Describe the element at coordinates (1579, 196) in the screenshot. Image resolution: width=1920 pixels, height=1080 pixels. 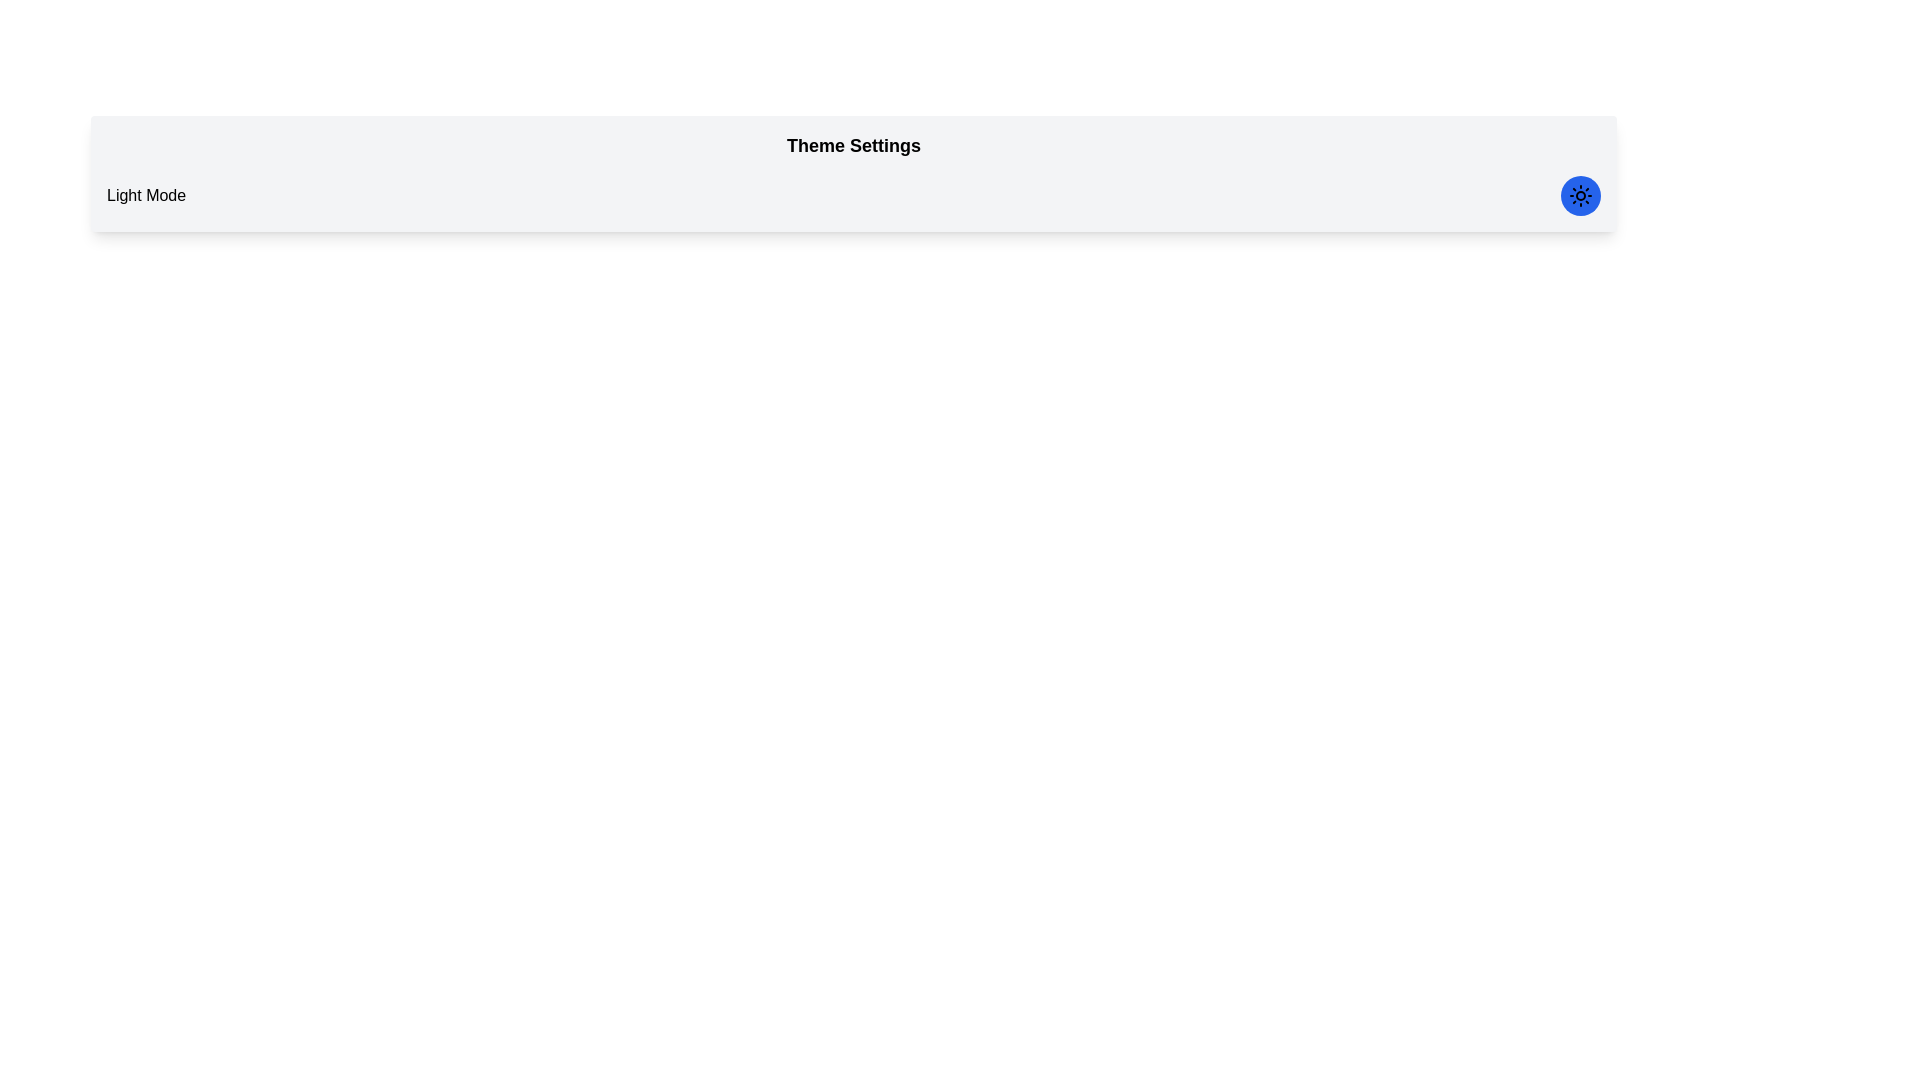
I see `the sun icon in the blue circular button located in the top-right region of the 'Theme Settings' bar` at that location.